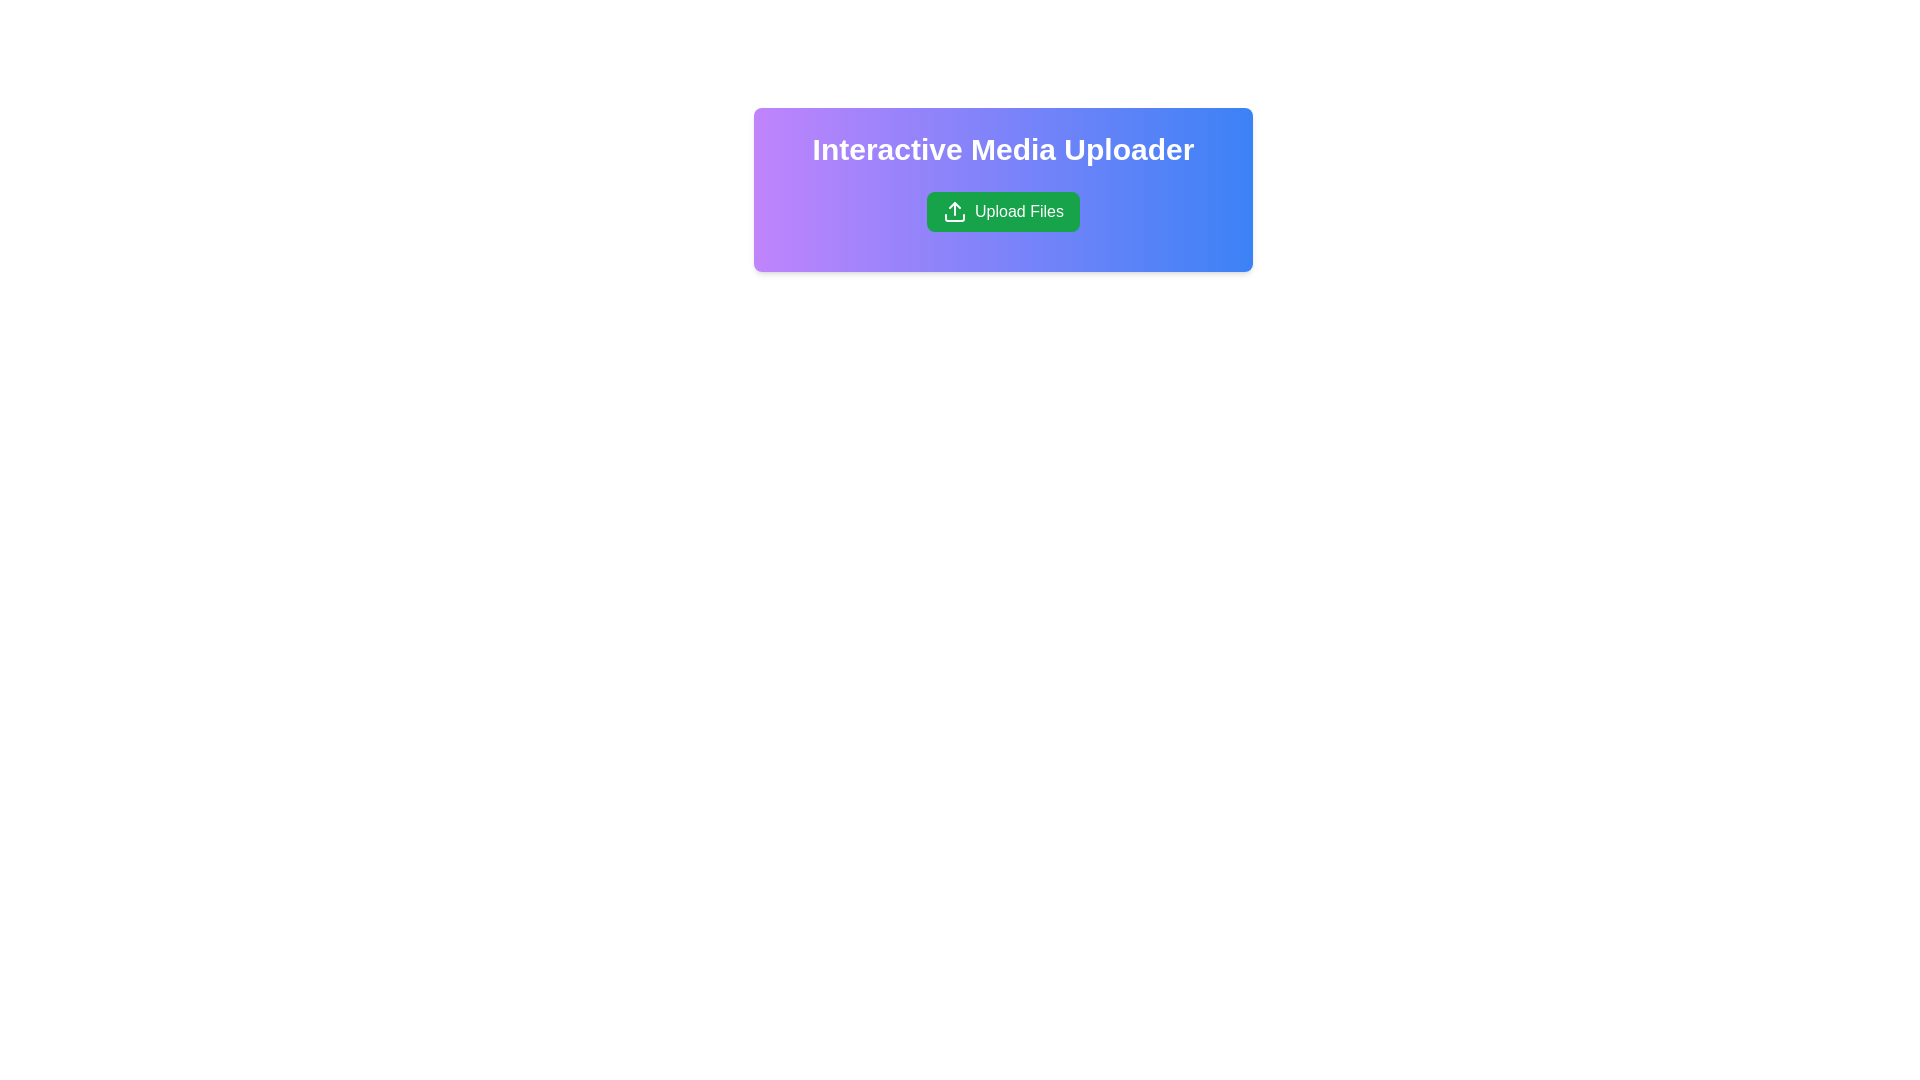 The width and height of the screenshot is (1920, 1080). Describe the element at coordinates (1003, 149) in the screenshot. I see `the Text display element (Heading) which serves as the title for the section indicating the area for uploading interactive media` at that location.